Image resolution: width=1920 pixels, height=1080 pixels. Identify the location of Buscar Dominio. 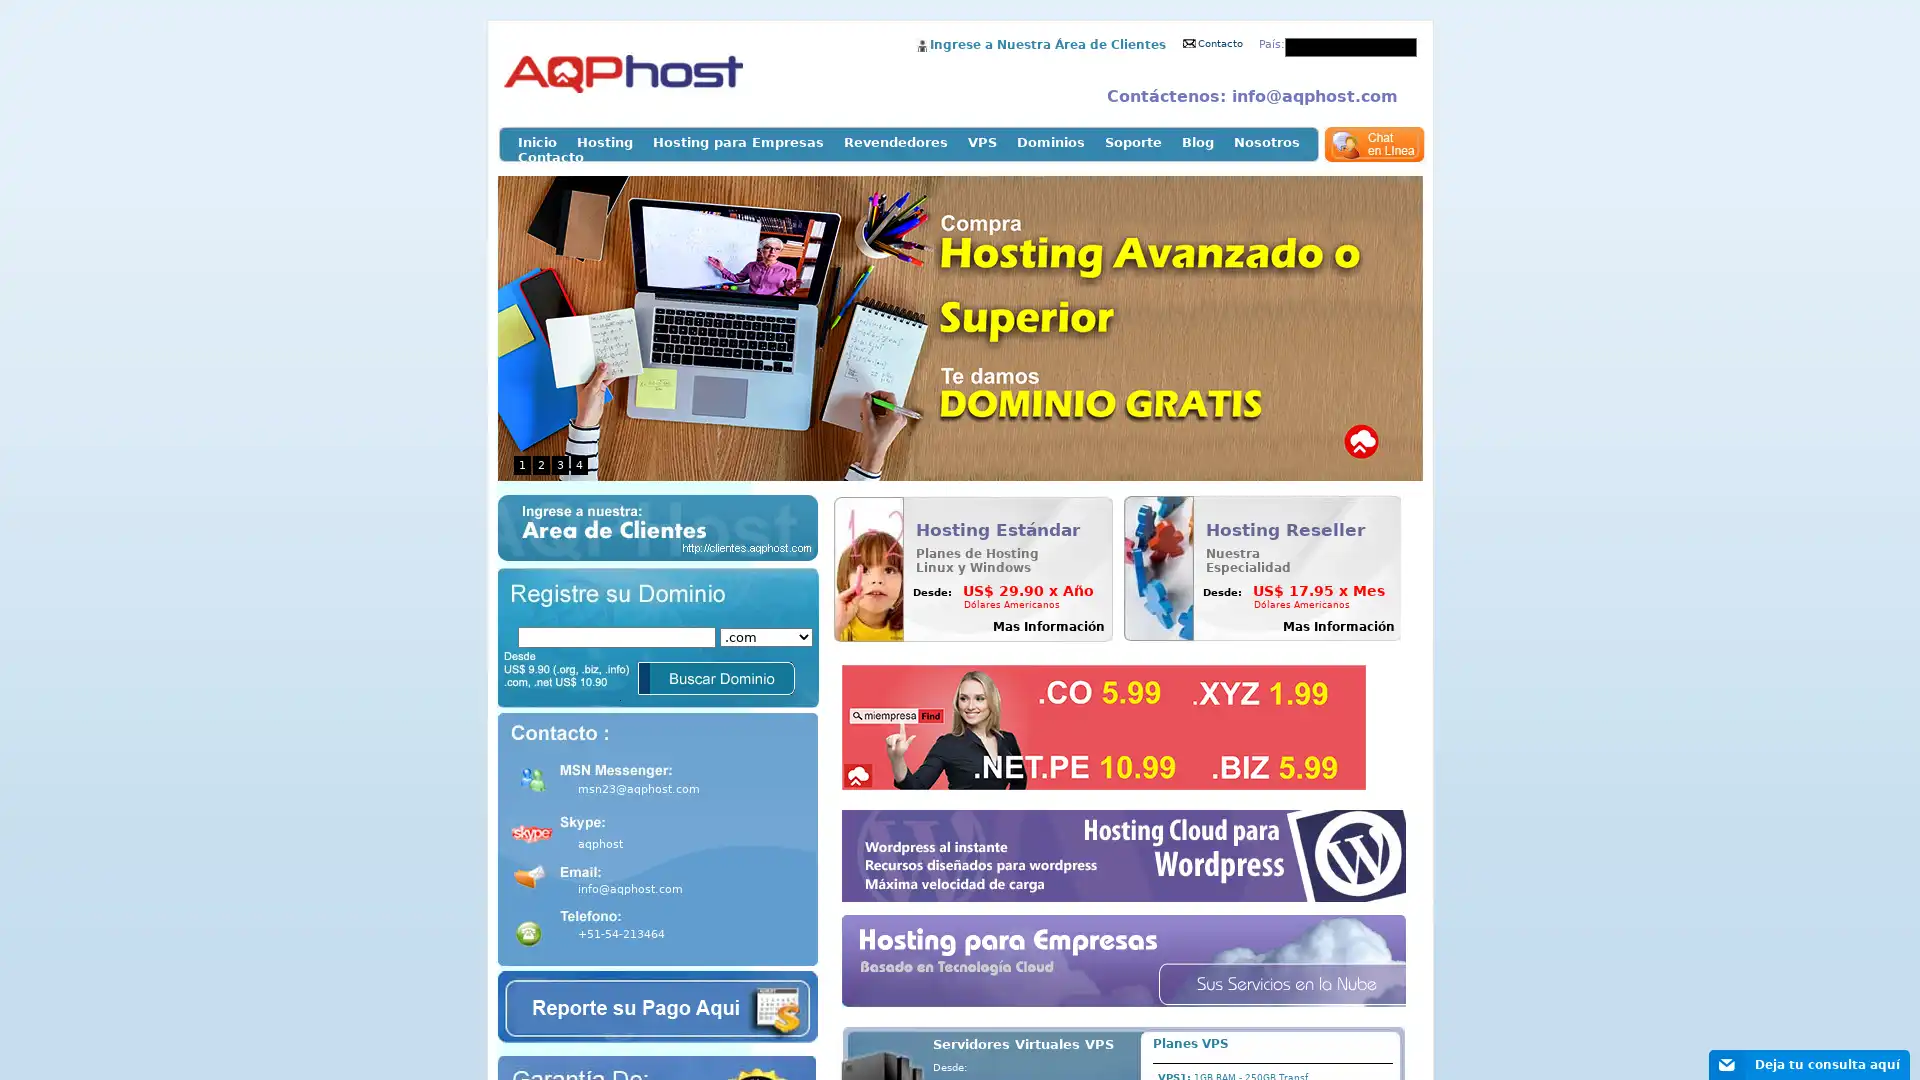
(715, 677).